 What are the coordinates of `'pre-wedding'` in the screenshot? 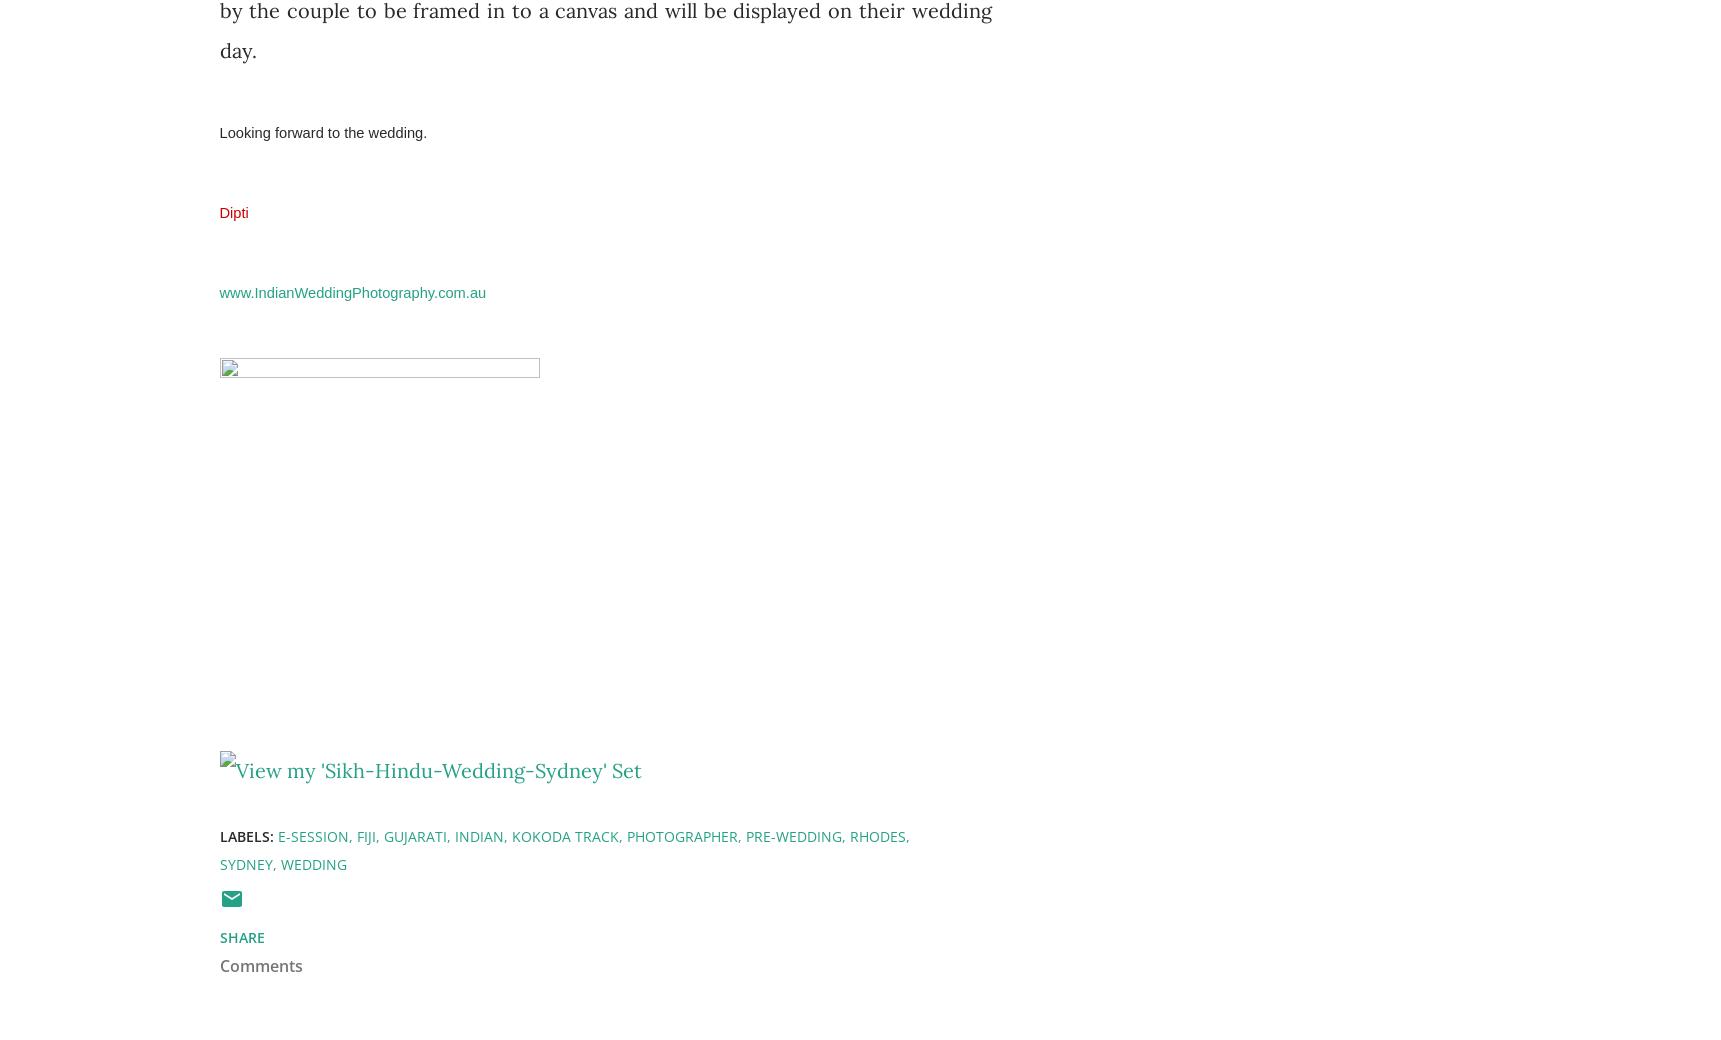 It's located at (793, 834).